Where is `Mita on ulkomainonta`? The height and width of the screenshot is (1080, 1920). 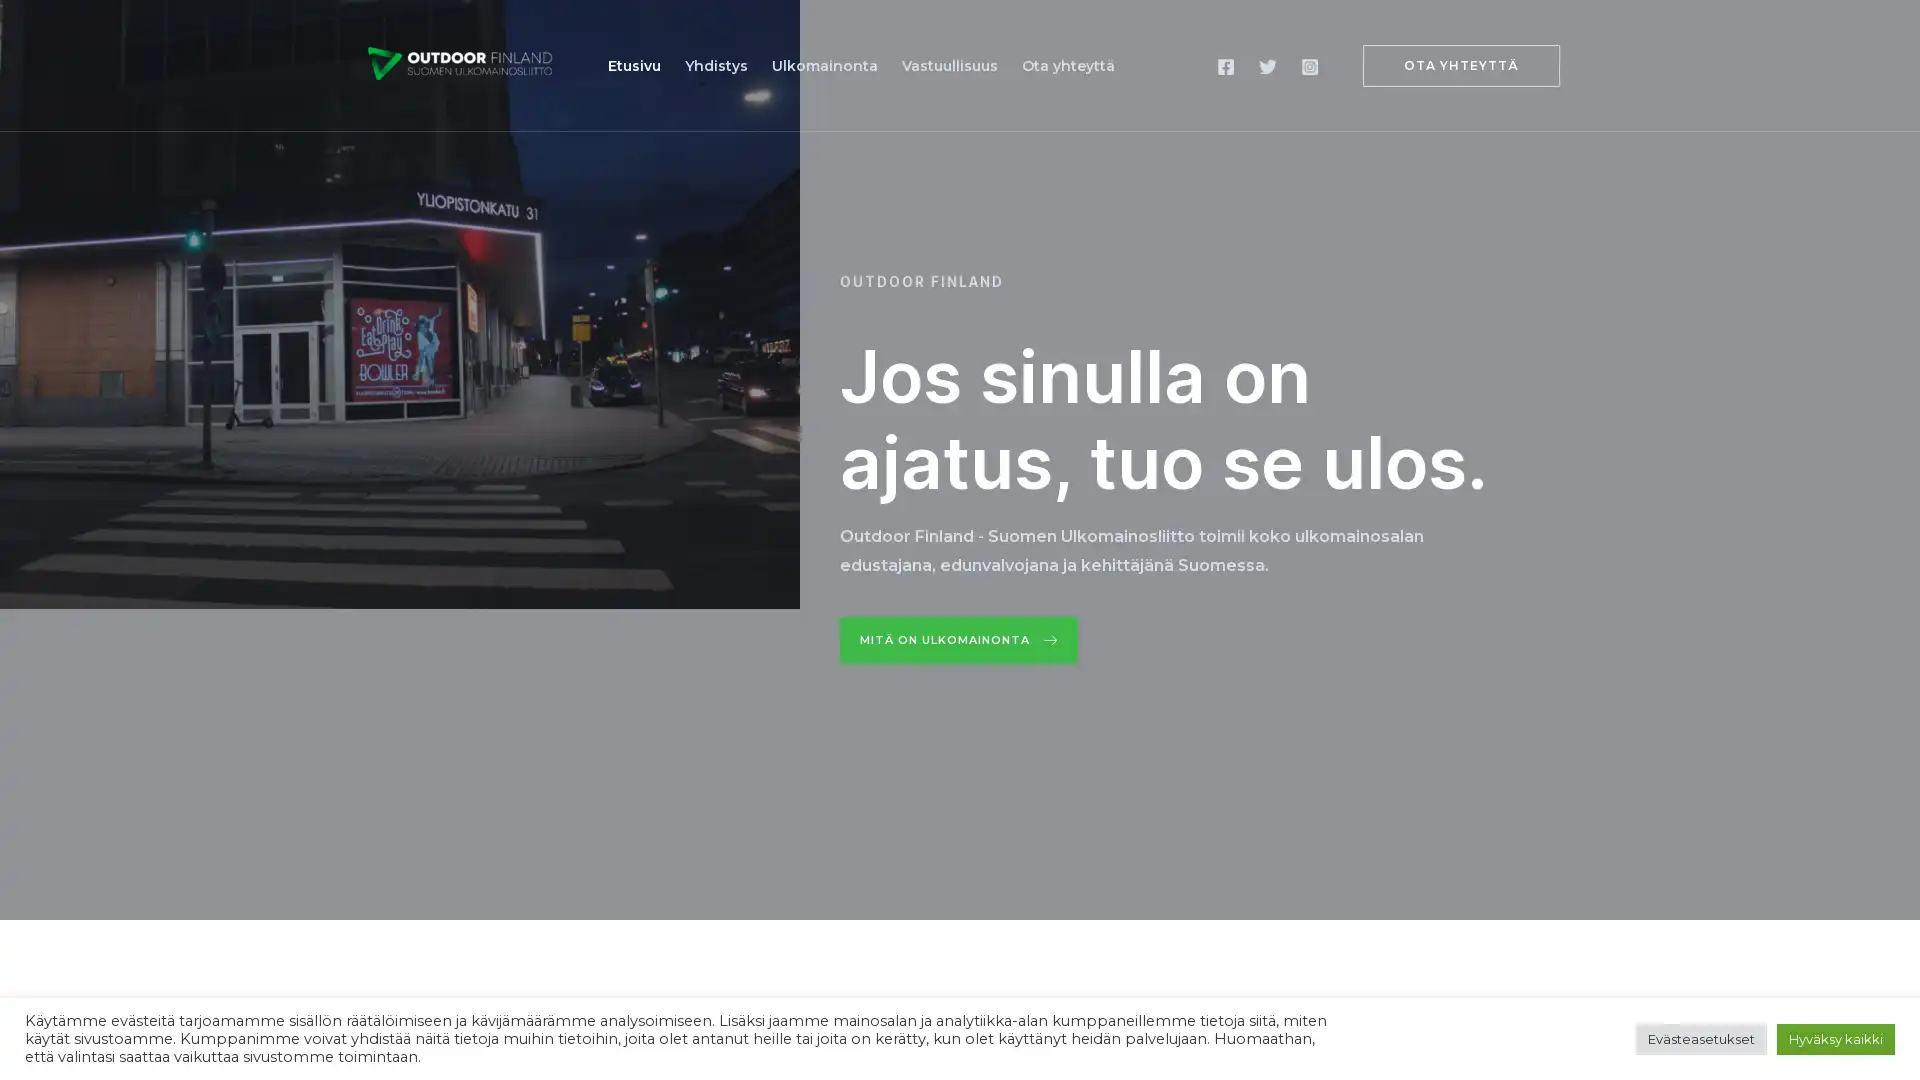
Mita on ulkomainonta is located at coordinates (975, 640).